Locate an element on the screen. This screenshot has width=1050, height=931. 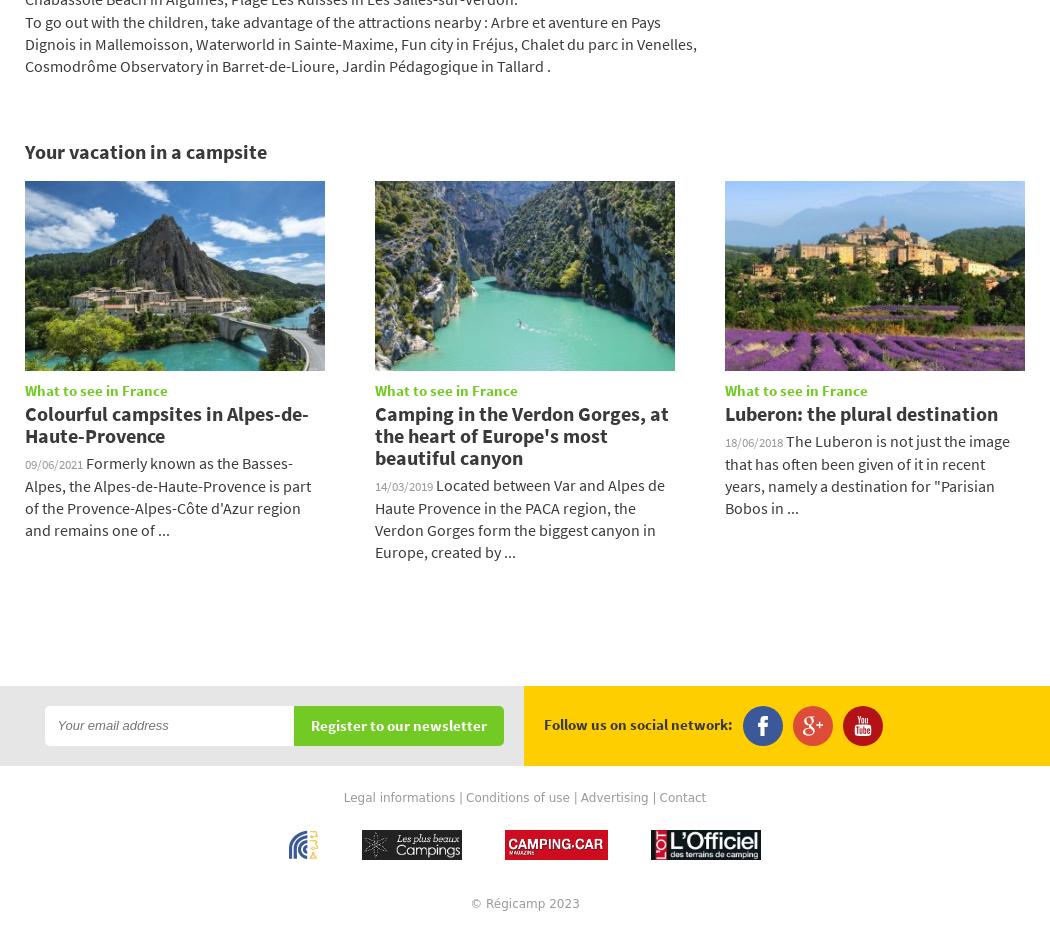
'09/06/2021' is located at coordinates (24, 463).